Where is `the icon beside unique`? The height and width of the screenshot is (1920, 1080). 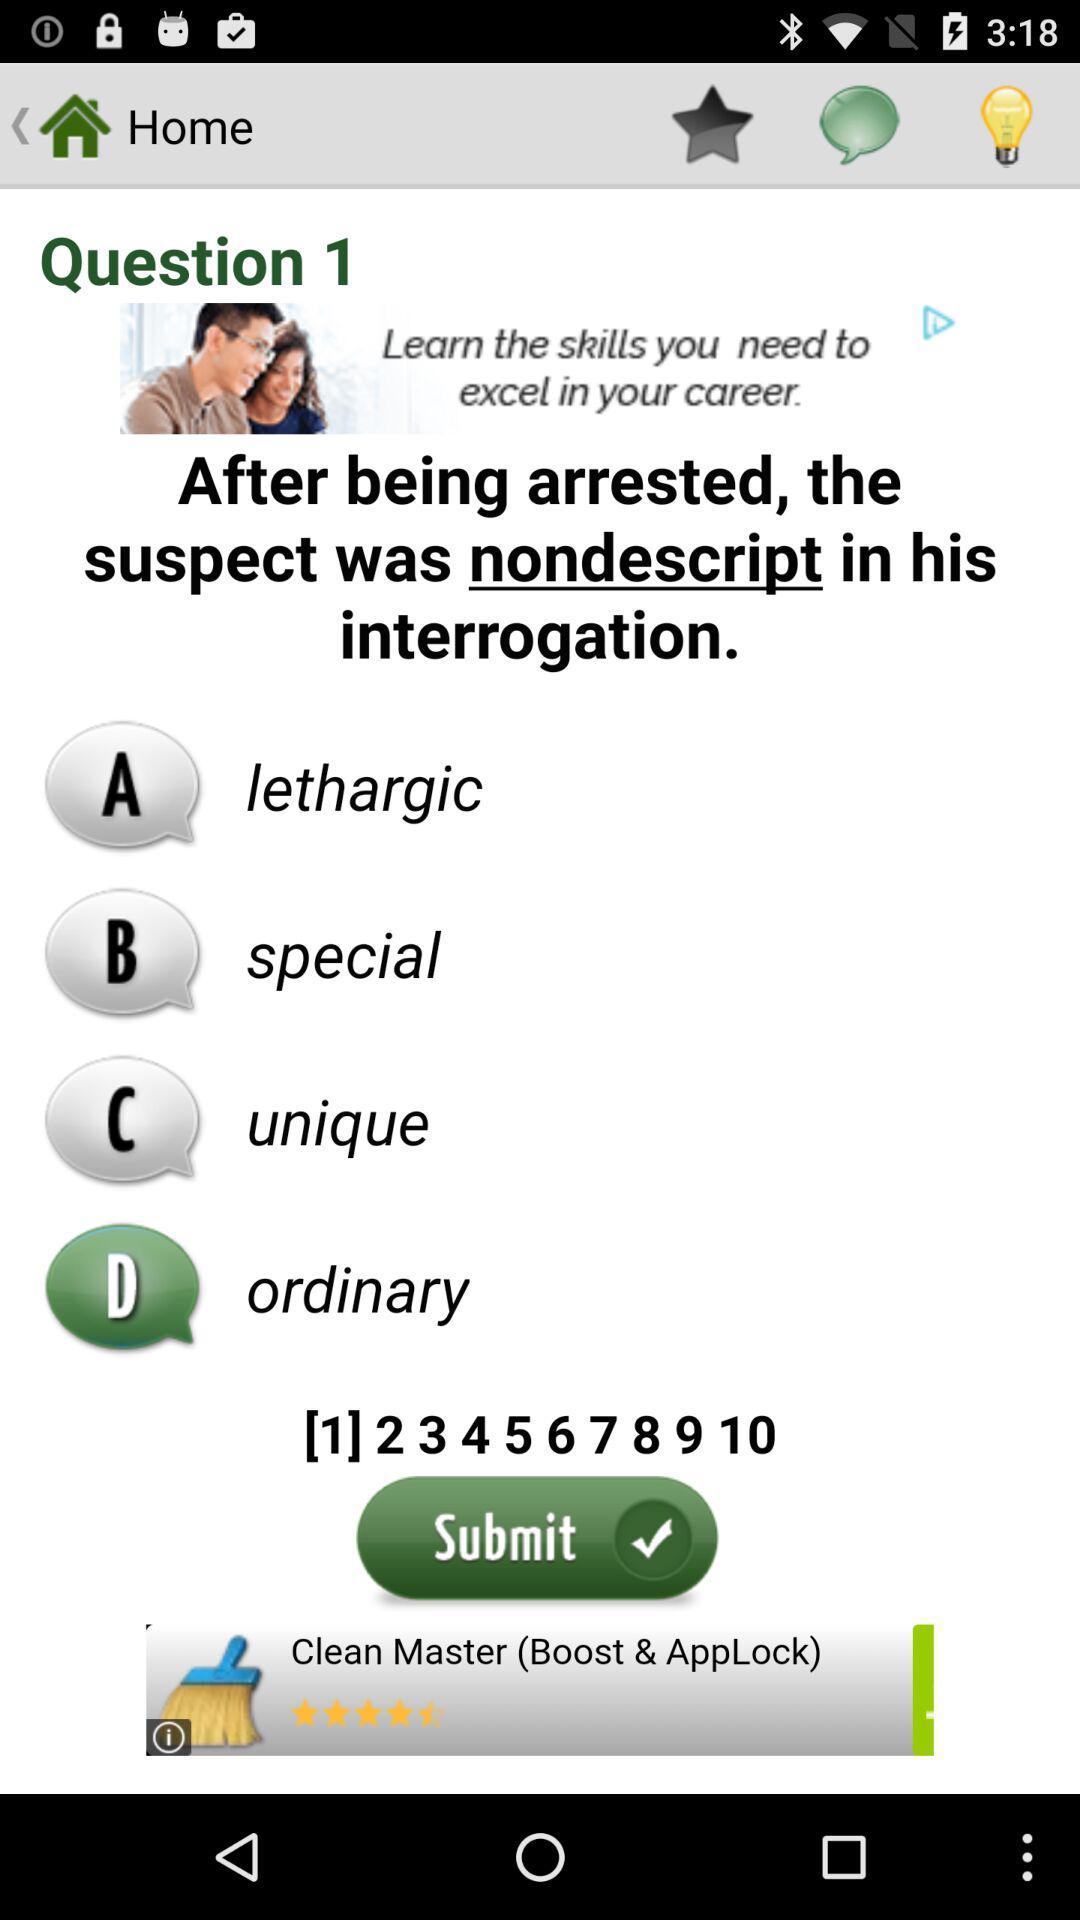 the icon beside unique is located at coordinates (123, 1121).